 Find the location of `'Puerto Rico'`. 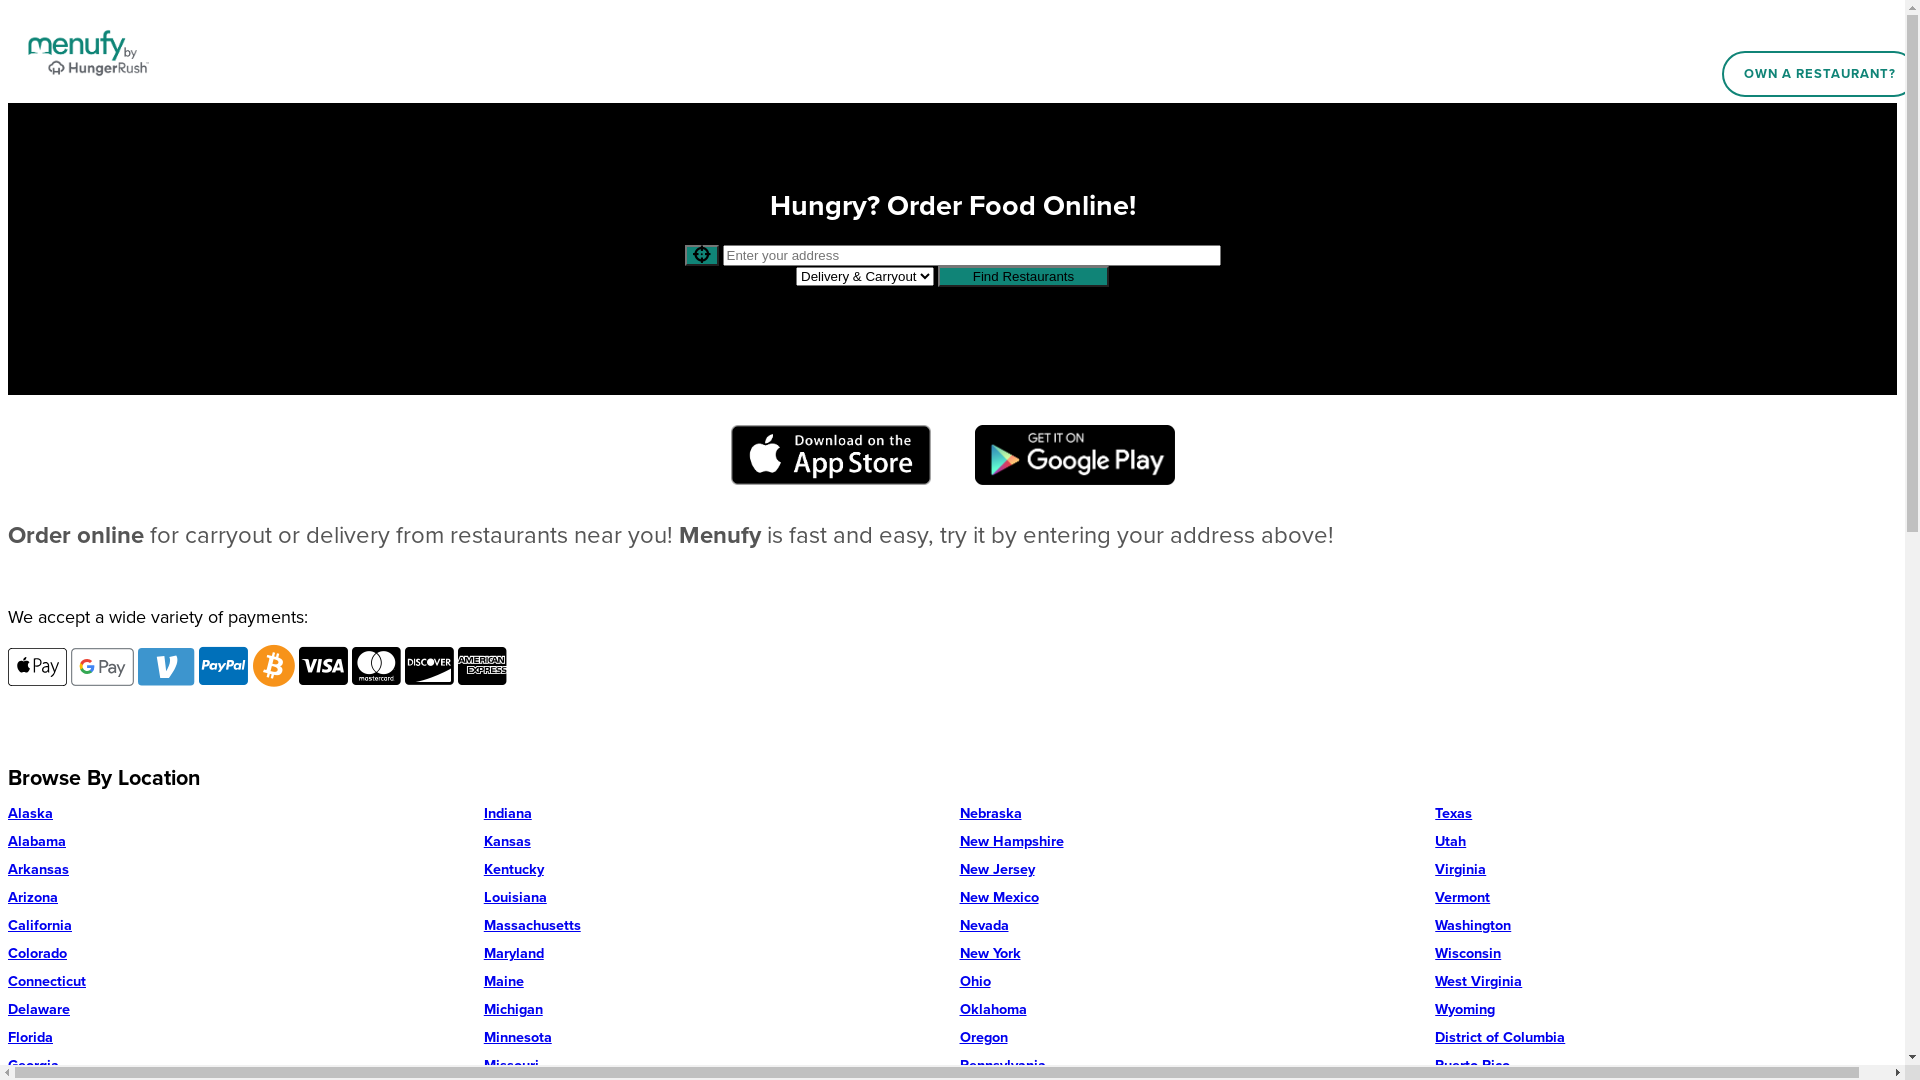

'Puerto Rico' is located at coordinates (1665, 1064).